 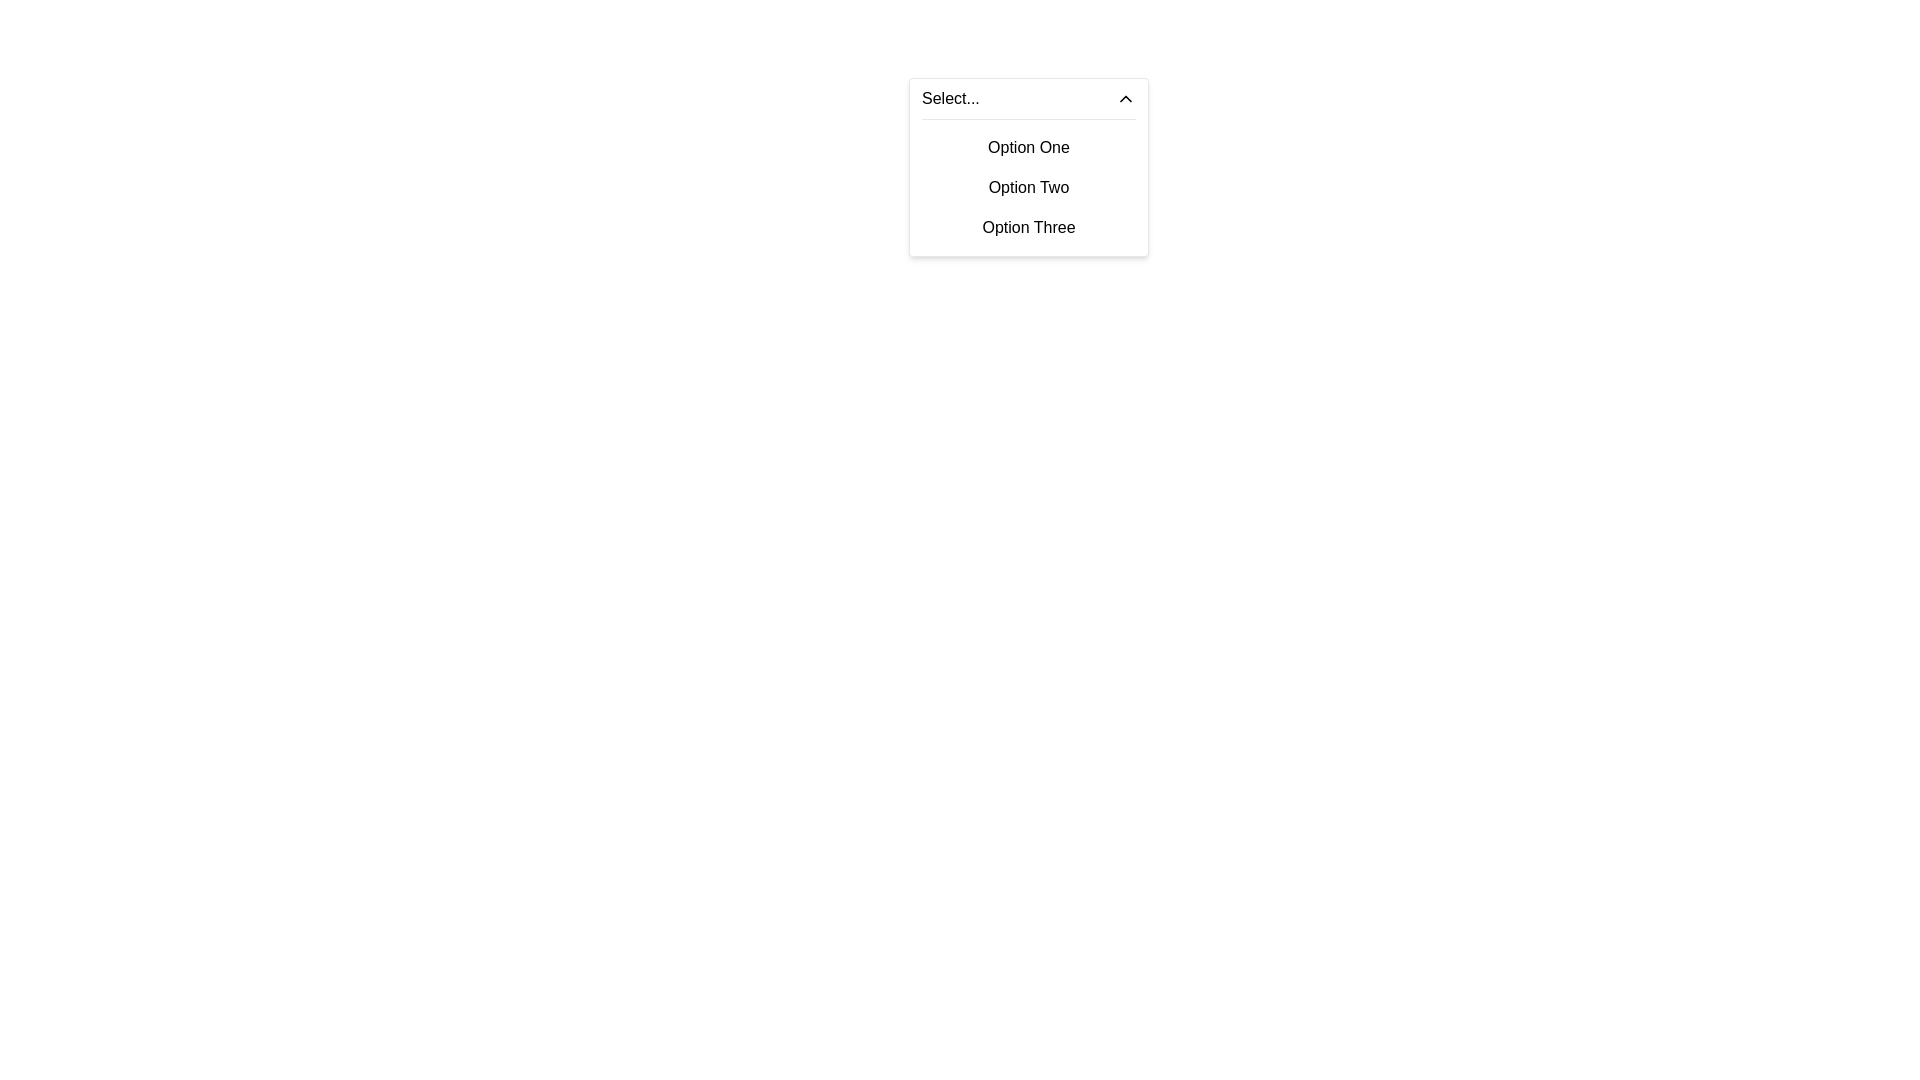 What do you see at coordinates (1028, 146) in the screenshot?
I see `the 'Option One' Text button, which displays the text with a rounded border and changes colors on hover` at bounding box center [1028, 146].